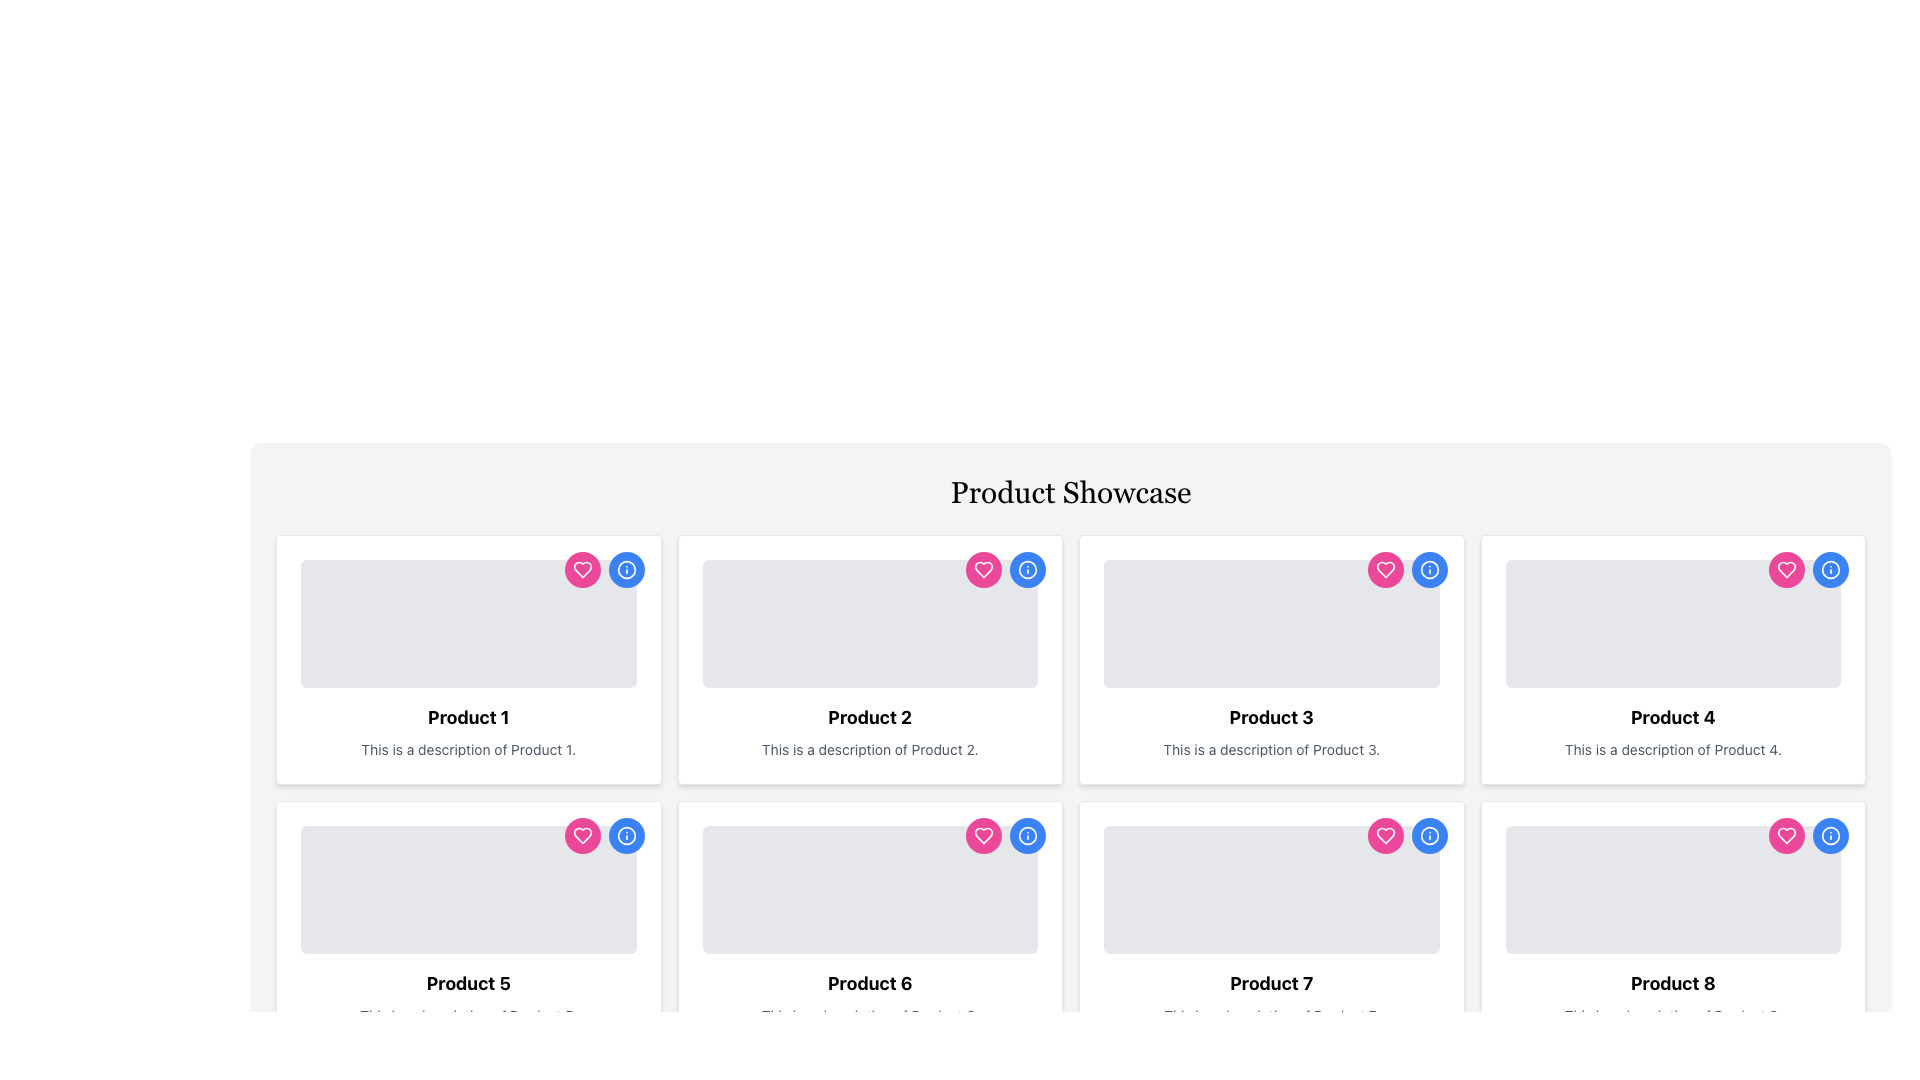 This screenshot has height=1080, width=1920. What do you see at coordinates (1809, 570) in the screenshot?
I see `the blue info button, which is part of the grouped interactive buttons located in the top-right corner of the 'Product 4' card` at bounding box center [1809, 570].